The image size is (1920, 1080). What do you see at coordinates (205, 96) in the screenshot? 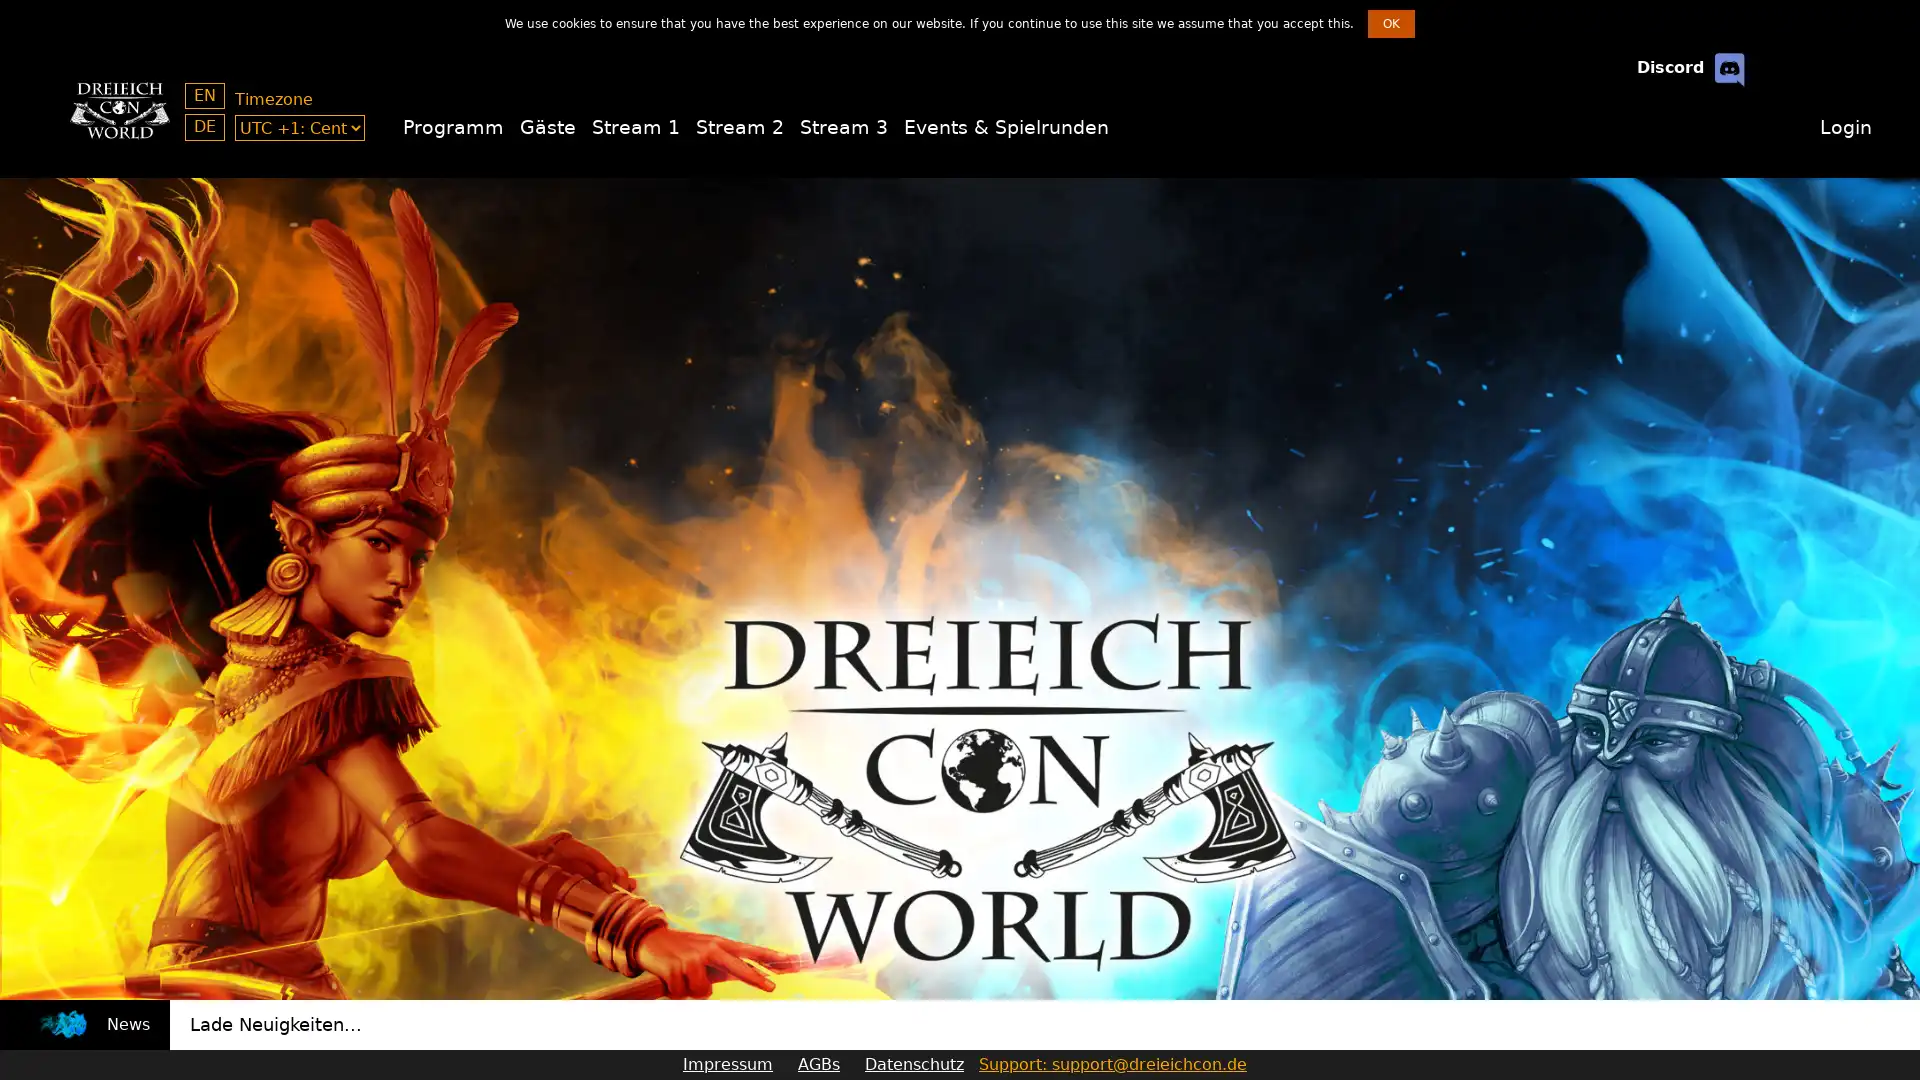
I see `EN` at bounding box center [205, 96].